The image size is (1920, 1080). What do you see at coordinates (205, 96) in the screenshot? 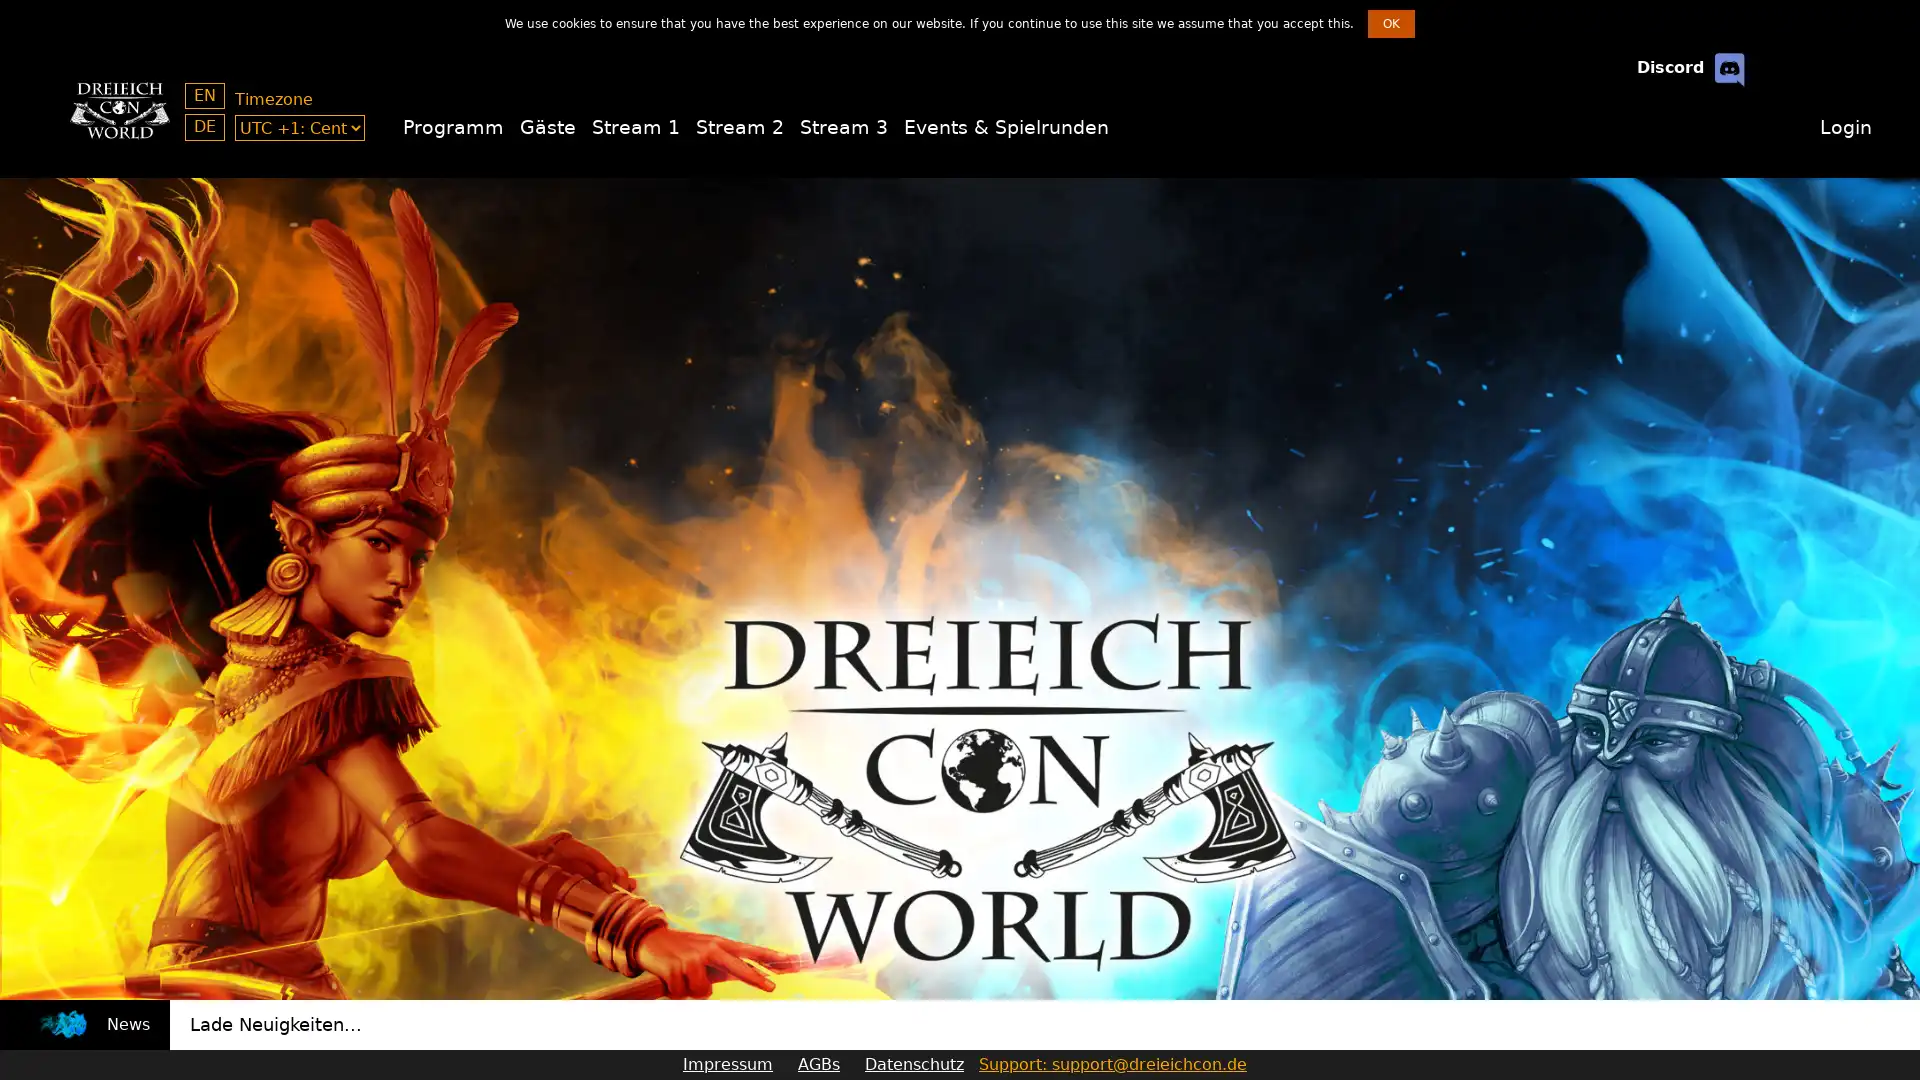
I see `EN` at bounding box center [205, 96].